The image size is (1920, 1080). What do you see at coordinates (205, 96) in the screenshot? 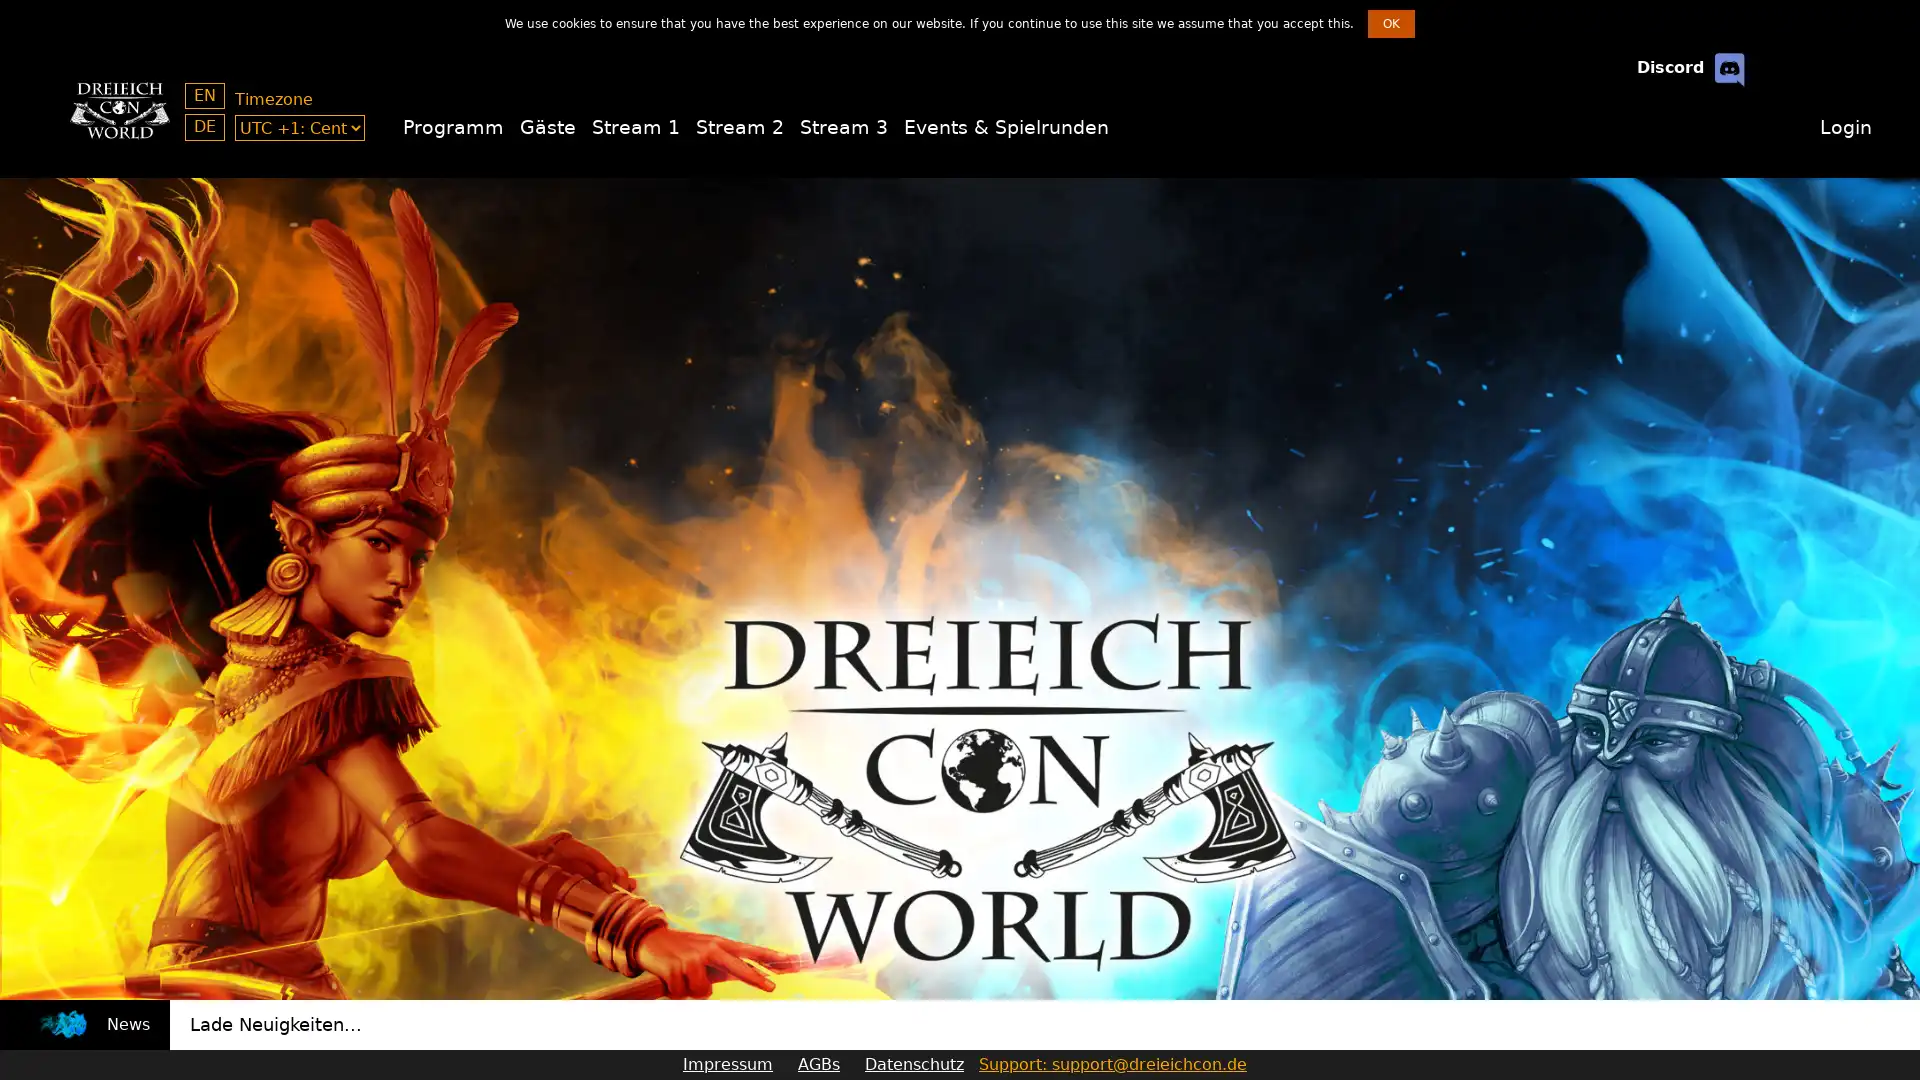
I see `EN` at bounding box center [205, 96].